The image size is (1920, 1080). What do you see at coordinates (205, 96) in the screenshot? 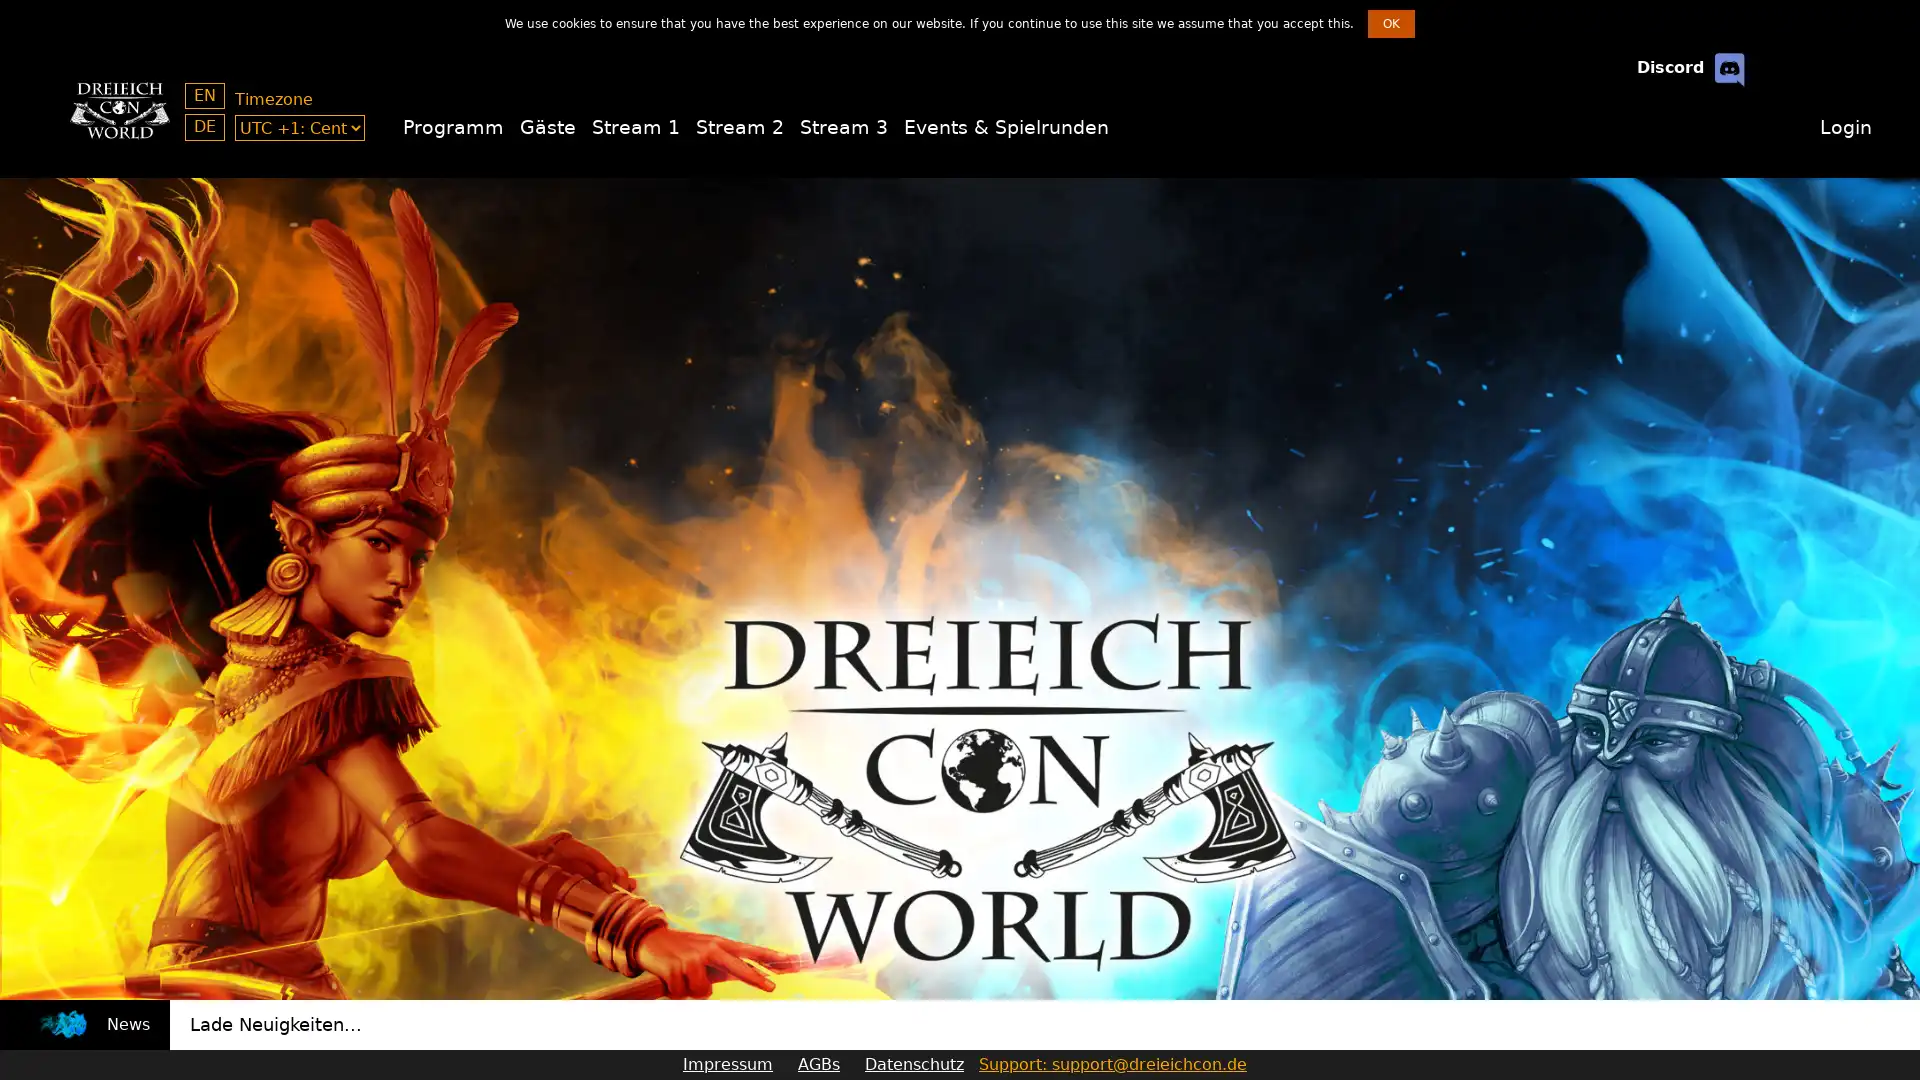
I see `EN` at bounding box center [205, 96].